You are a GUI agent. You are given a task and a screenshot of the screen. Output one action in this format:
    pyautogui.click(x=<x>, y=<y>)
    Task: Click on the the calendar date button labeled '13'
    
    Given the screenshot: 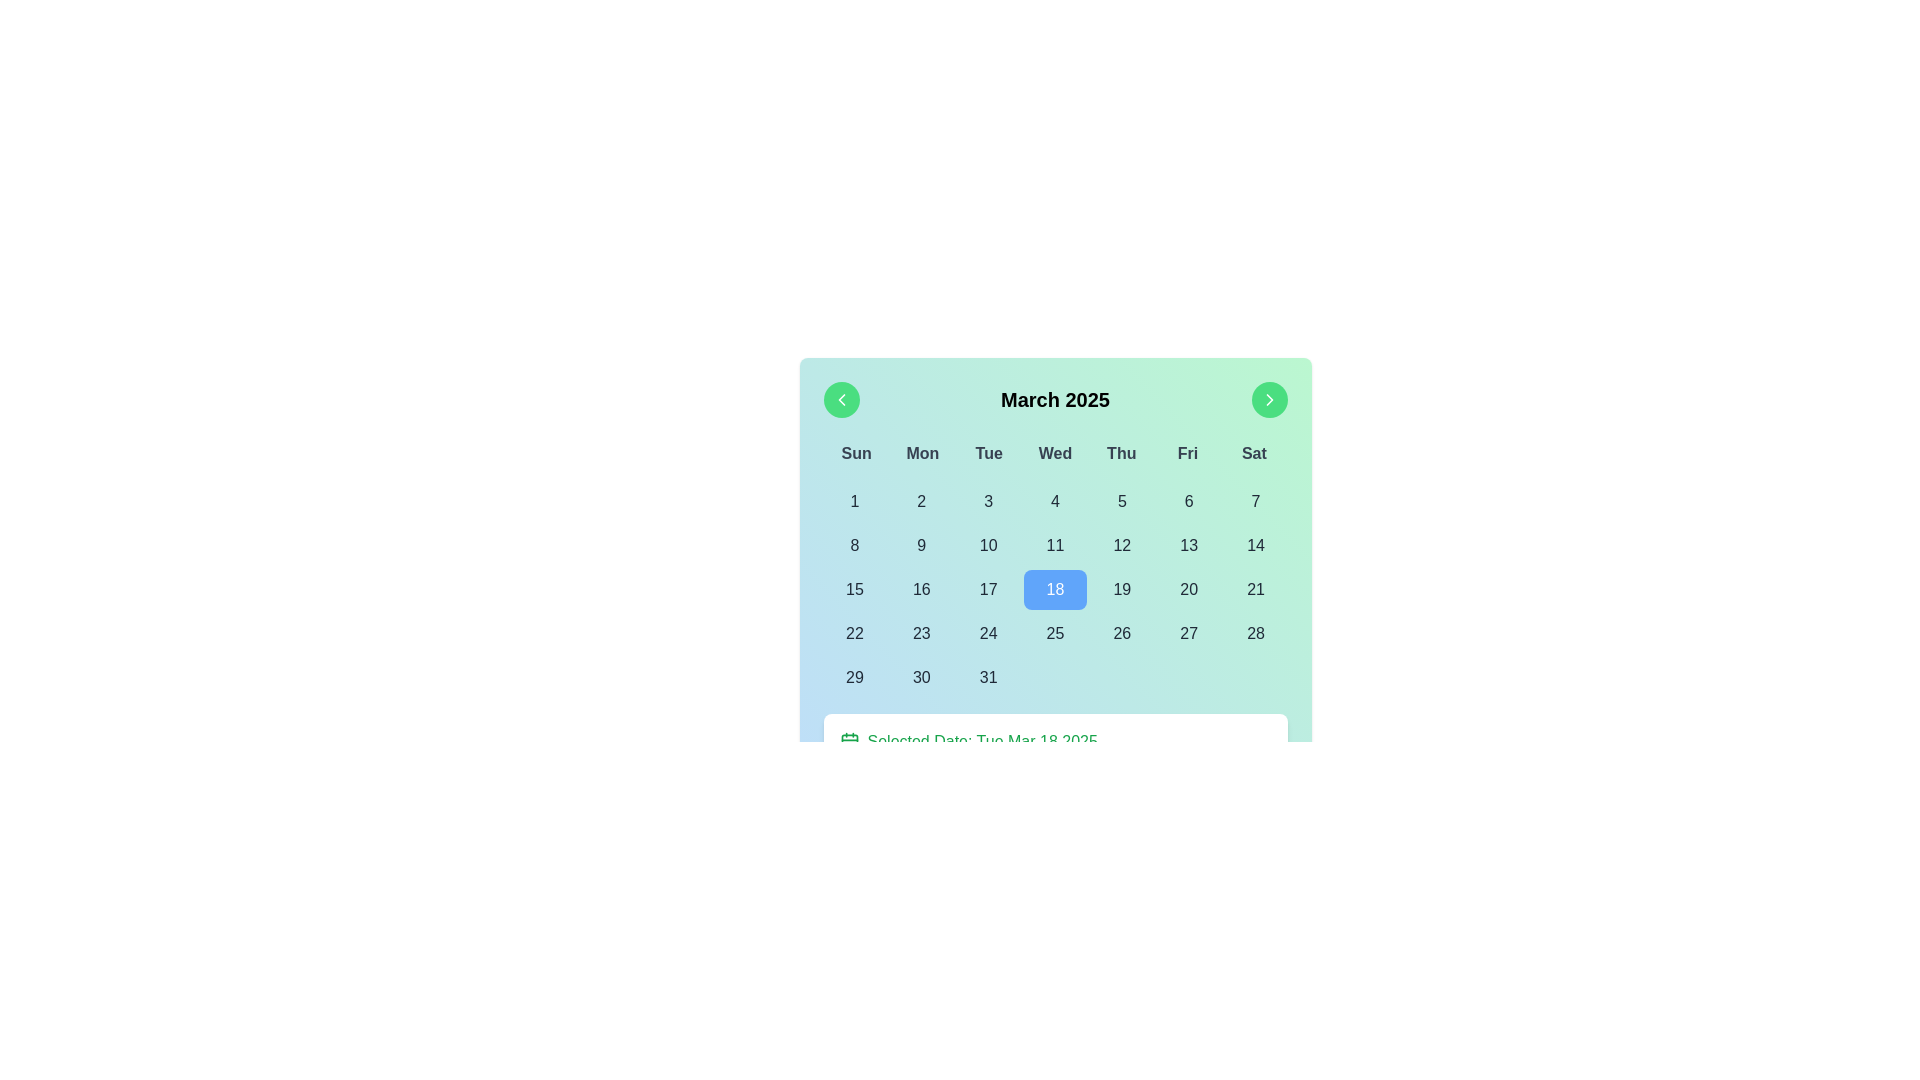 What is the action you would take?
    pyautogui.click(x=1189, y=546)
    